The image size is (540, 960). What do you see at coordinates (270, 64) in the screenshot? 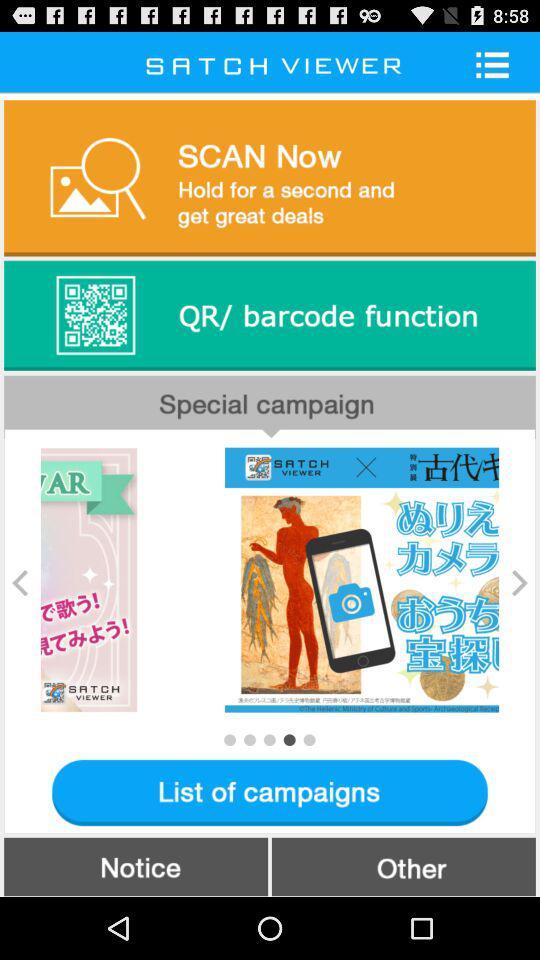
I see `the text on the top above the scan now` at bounding box center [270, 64].